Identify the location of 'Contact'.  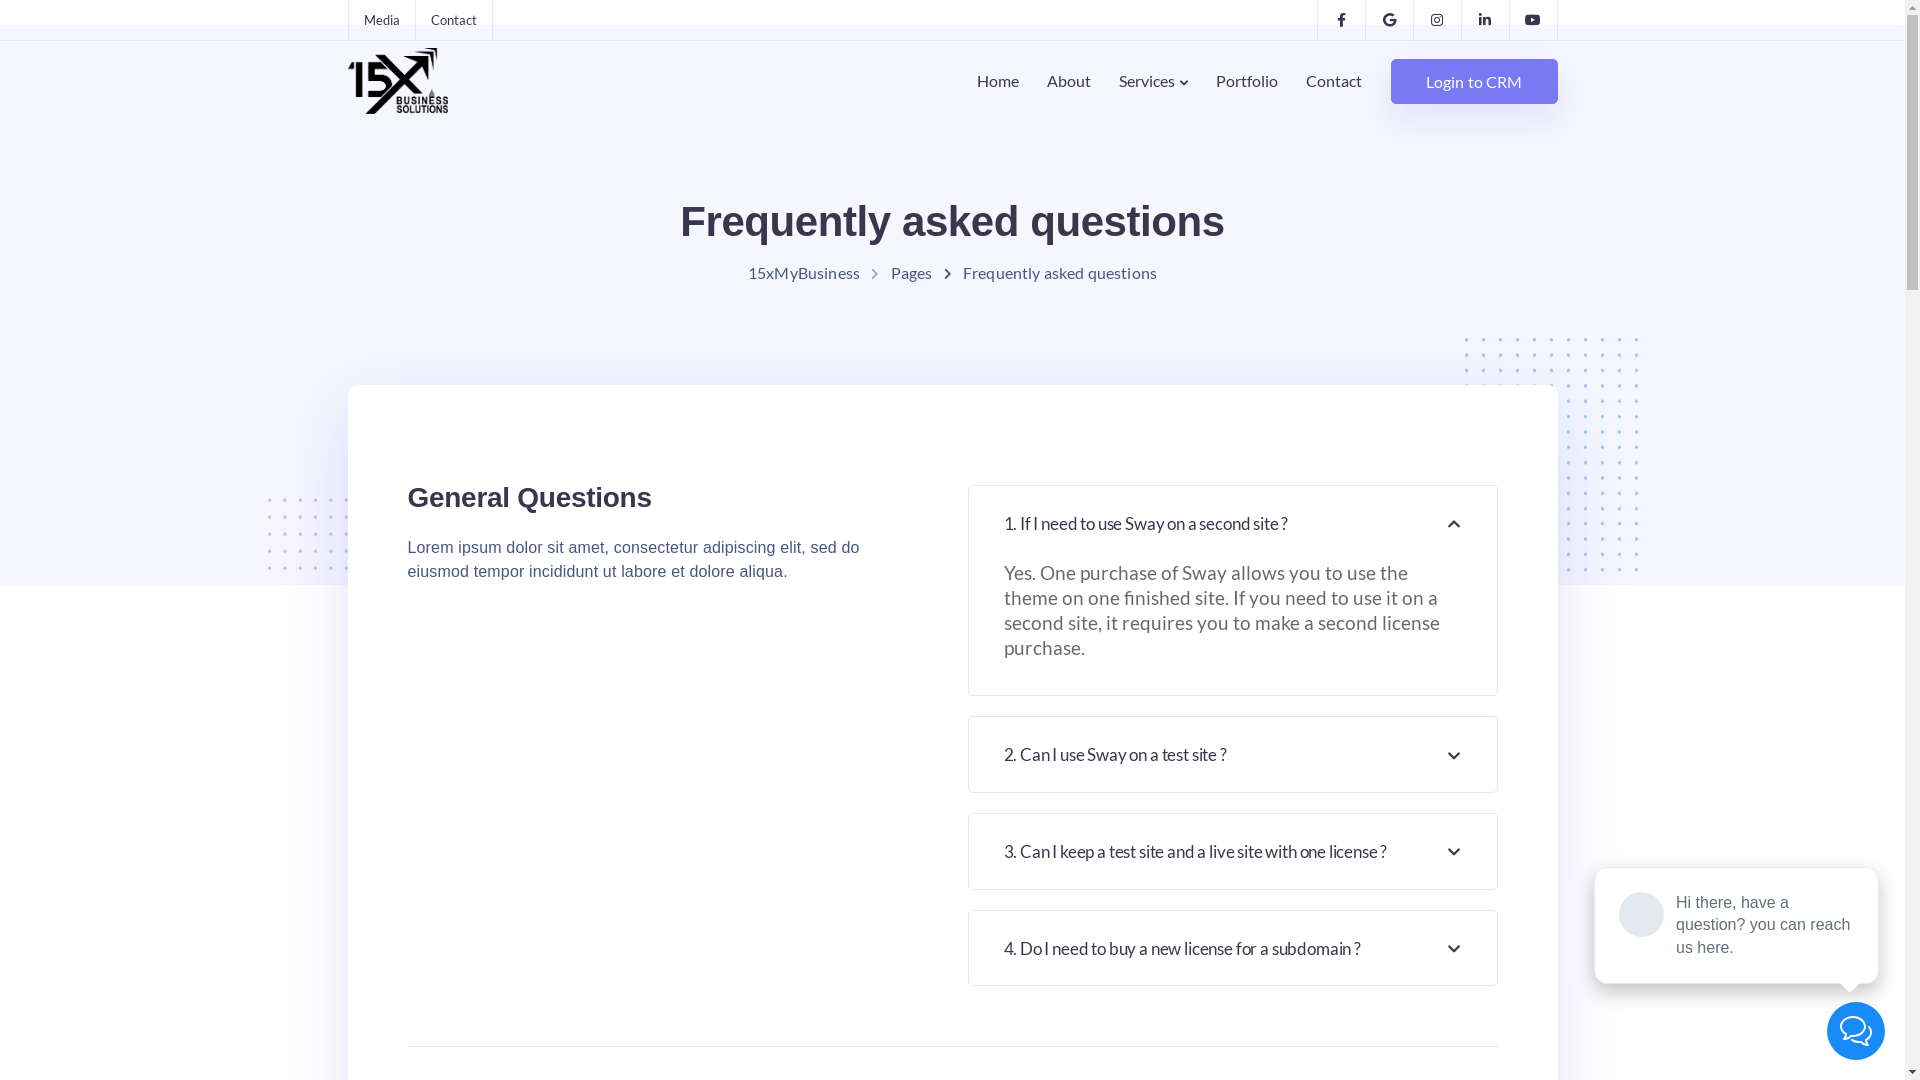
(1334, 80).